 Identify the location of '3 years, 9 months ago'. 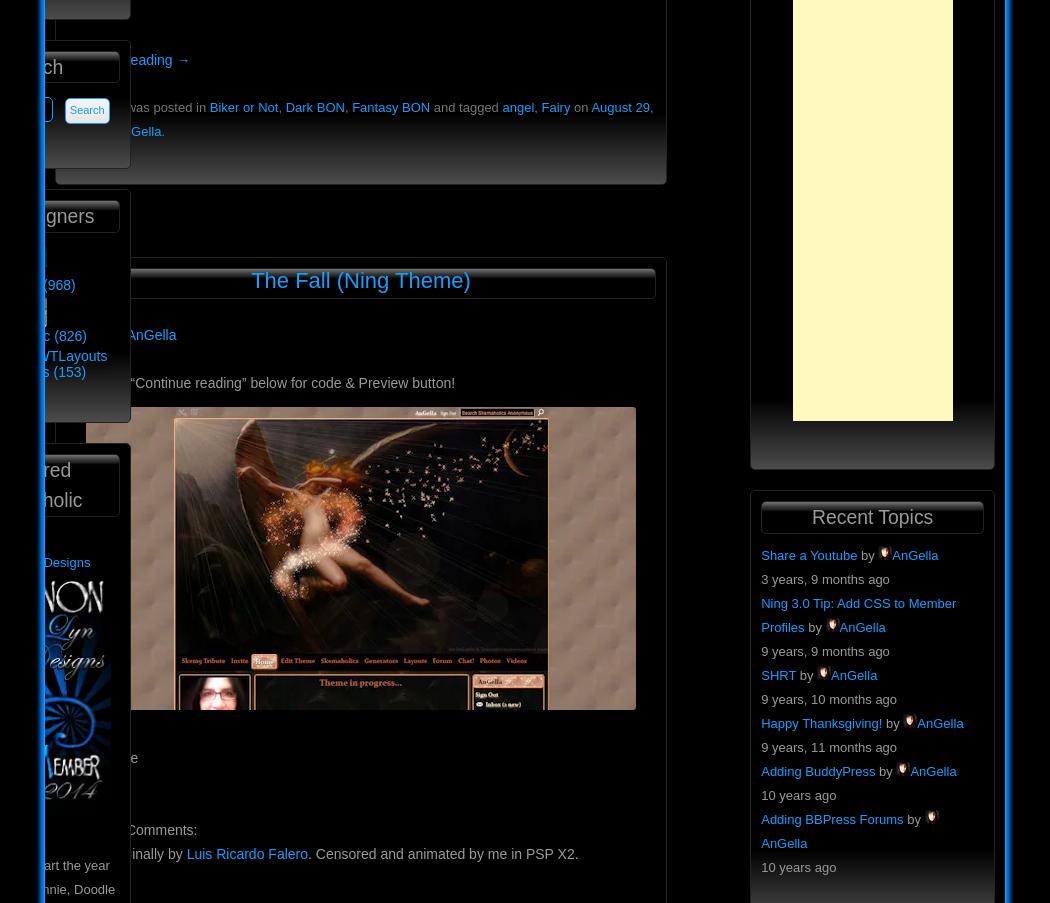
(823, 577).